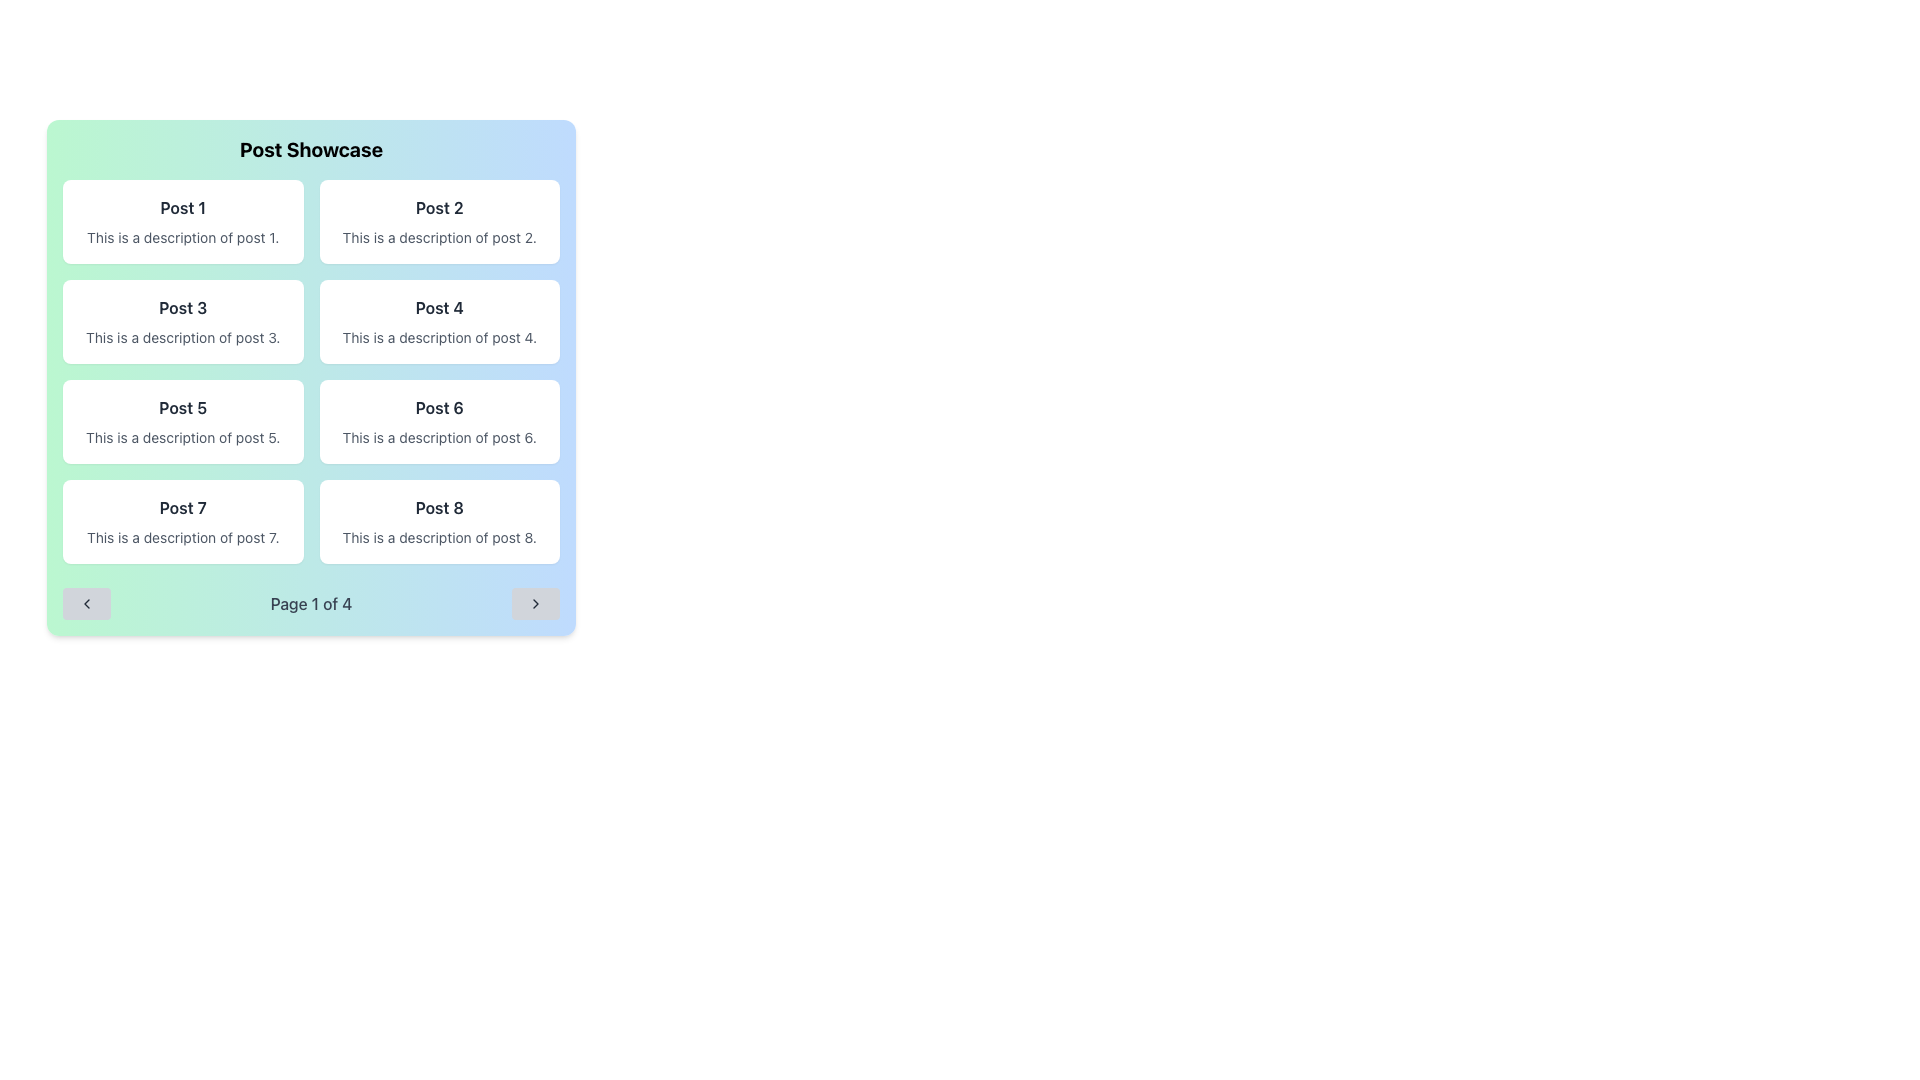  I want to click on text label displaying 'Post 2' located in the second card of the first row within the 'Post Showcase' section, so click(438, 208).